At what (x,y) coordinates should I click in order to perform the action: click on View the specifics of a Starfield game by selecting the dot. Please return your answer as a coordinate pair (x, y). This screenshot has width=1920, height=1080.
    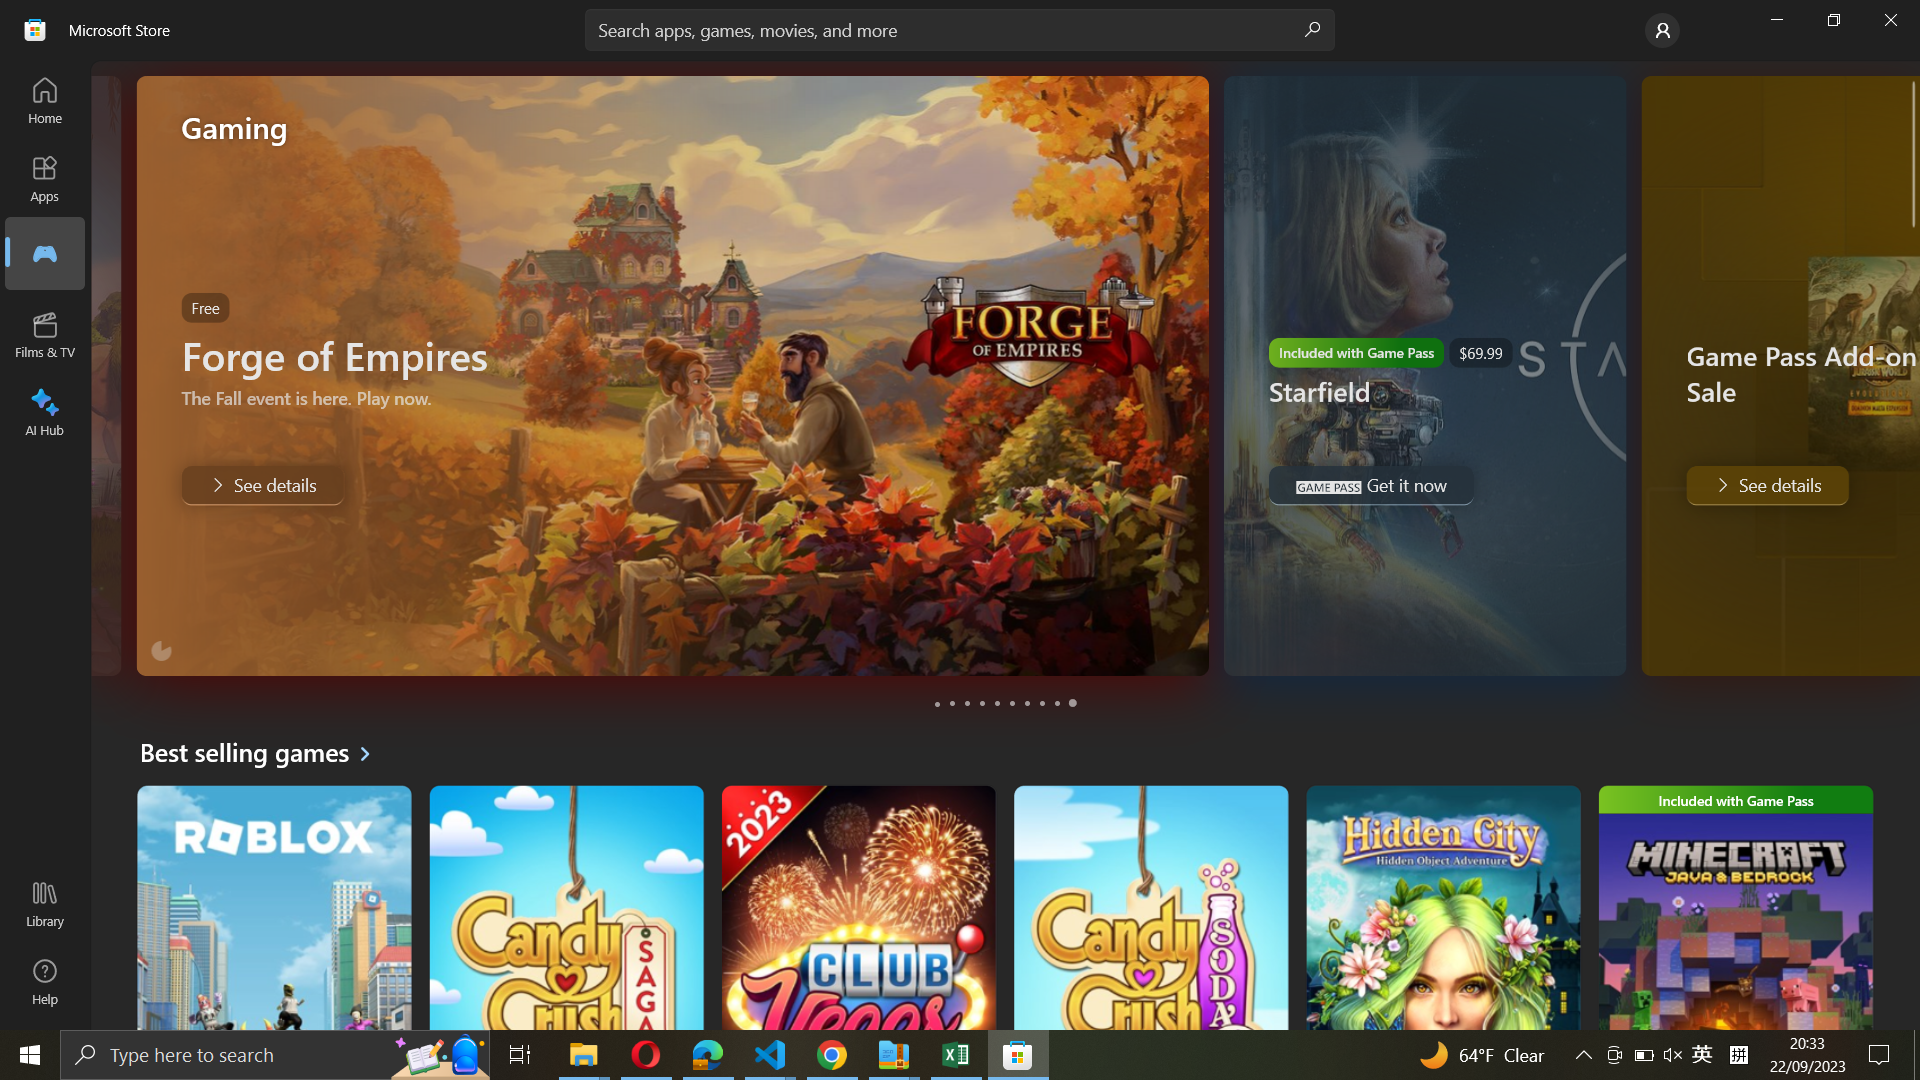
    Looking at the image, I should click on (952, 703).